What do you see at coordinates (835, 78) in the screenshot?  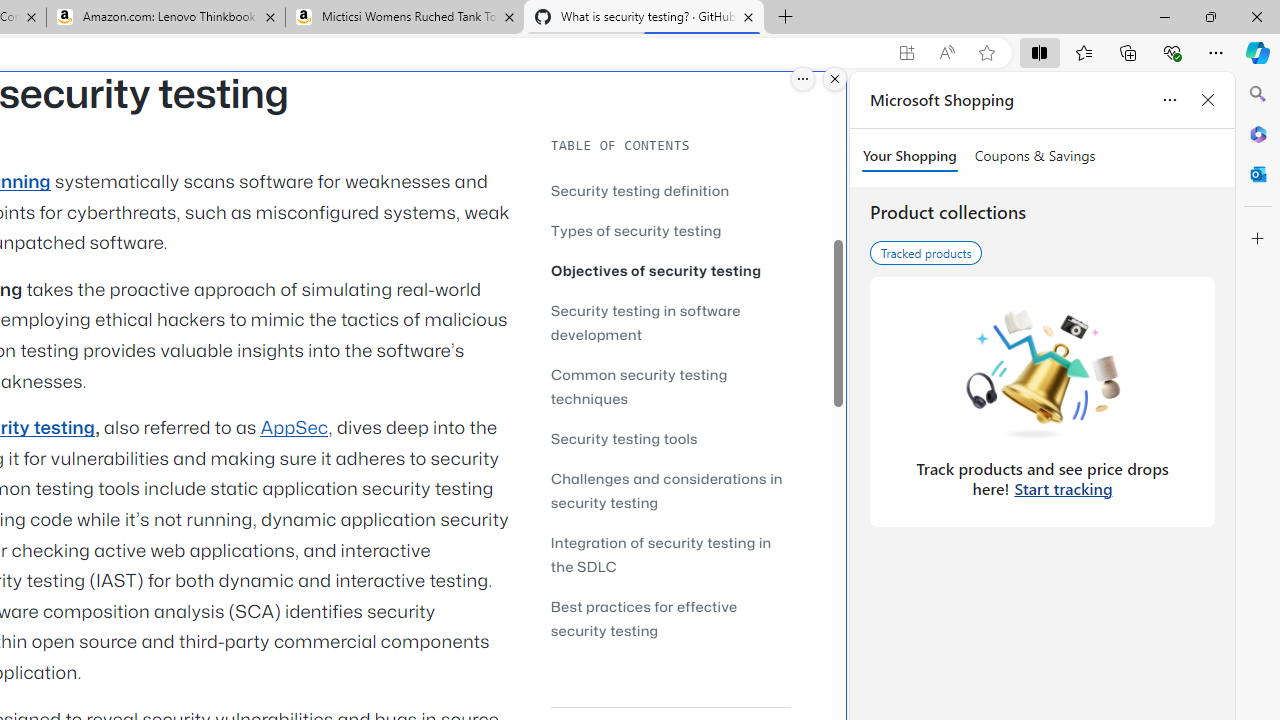 I see `'Close split screen.'` at bounding box center [835, 78].